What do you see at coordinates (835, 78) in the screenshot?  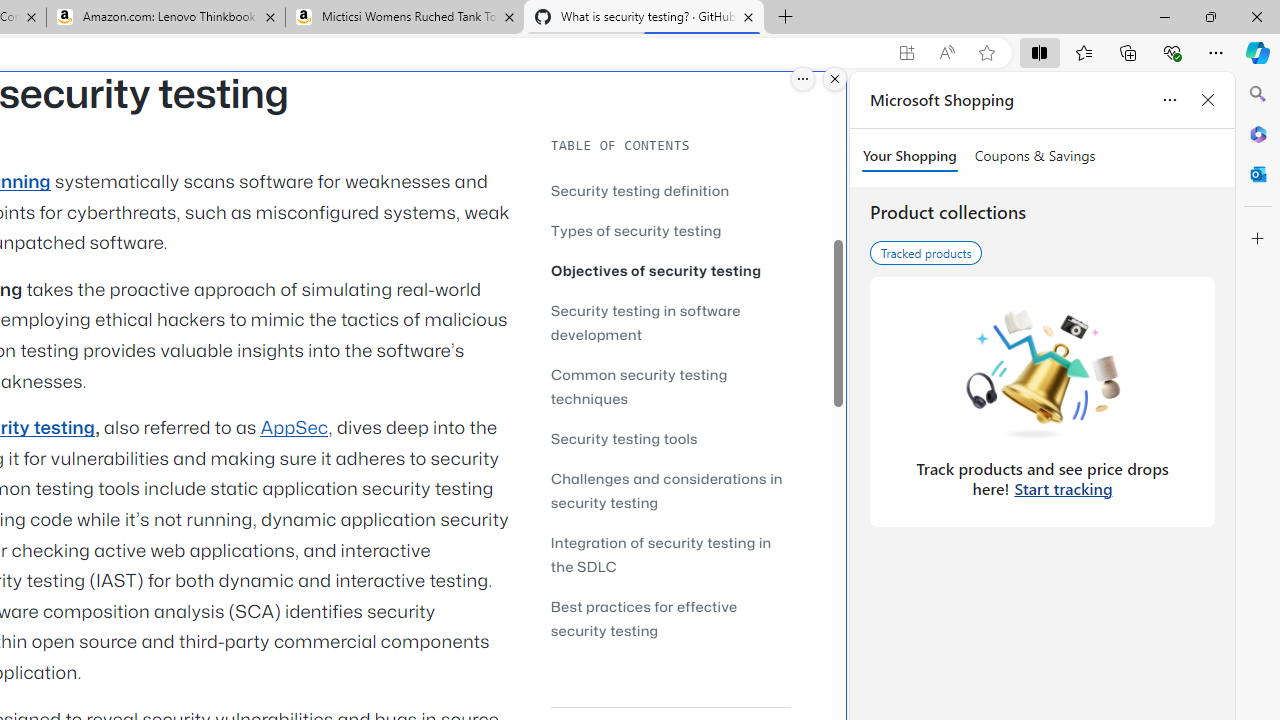 I see `'Close split screen.'` at bounding box center [835, 78].